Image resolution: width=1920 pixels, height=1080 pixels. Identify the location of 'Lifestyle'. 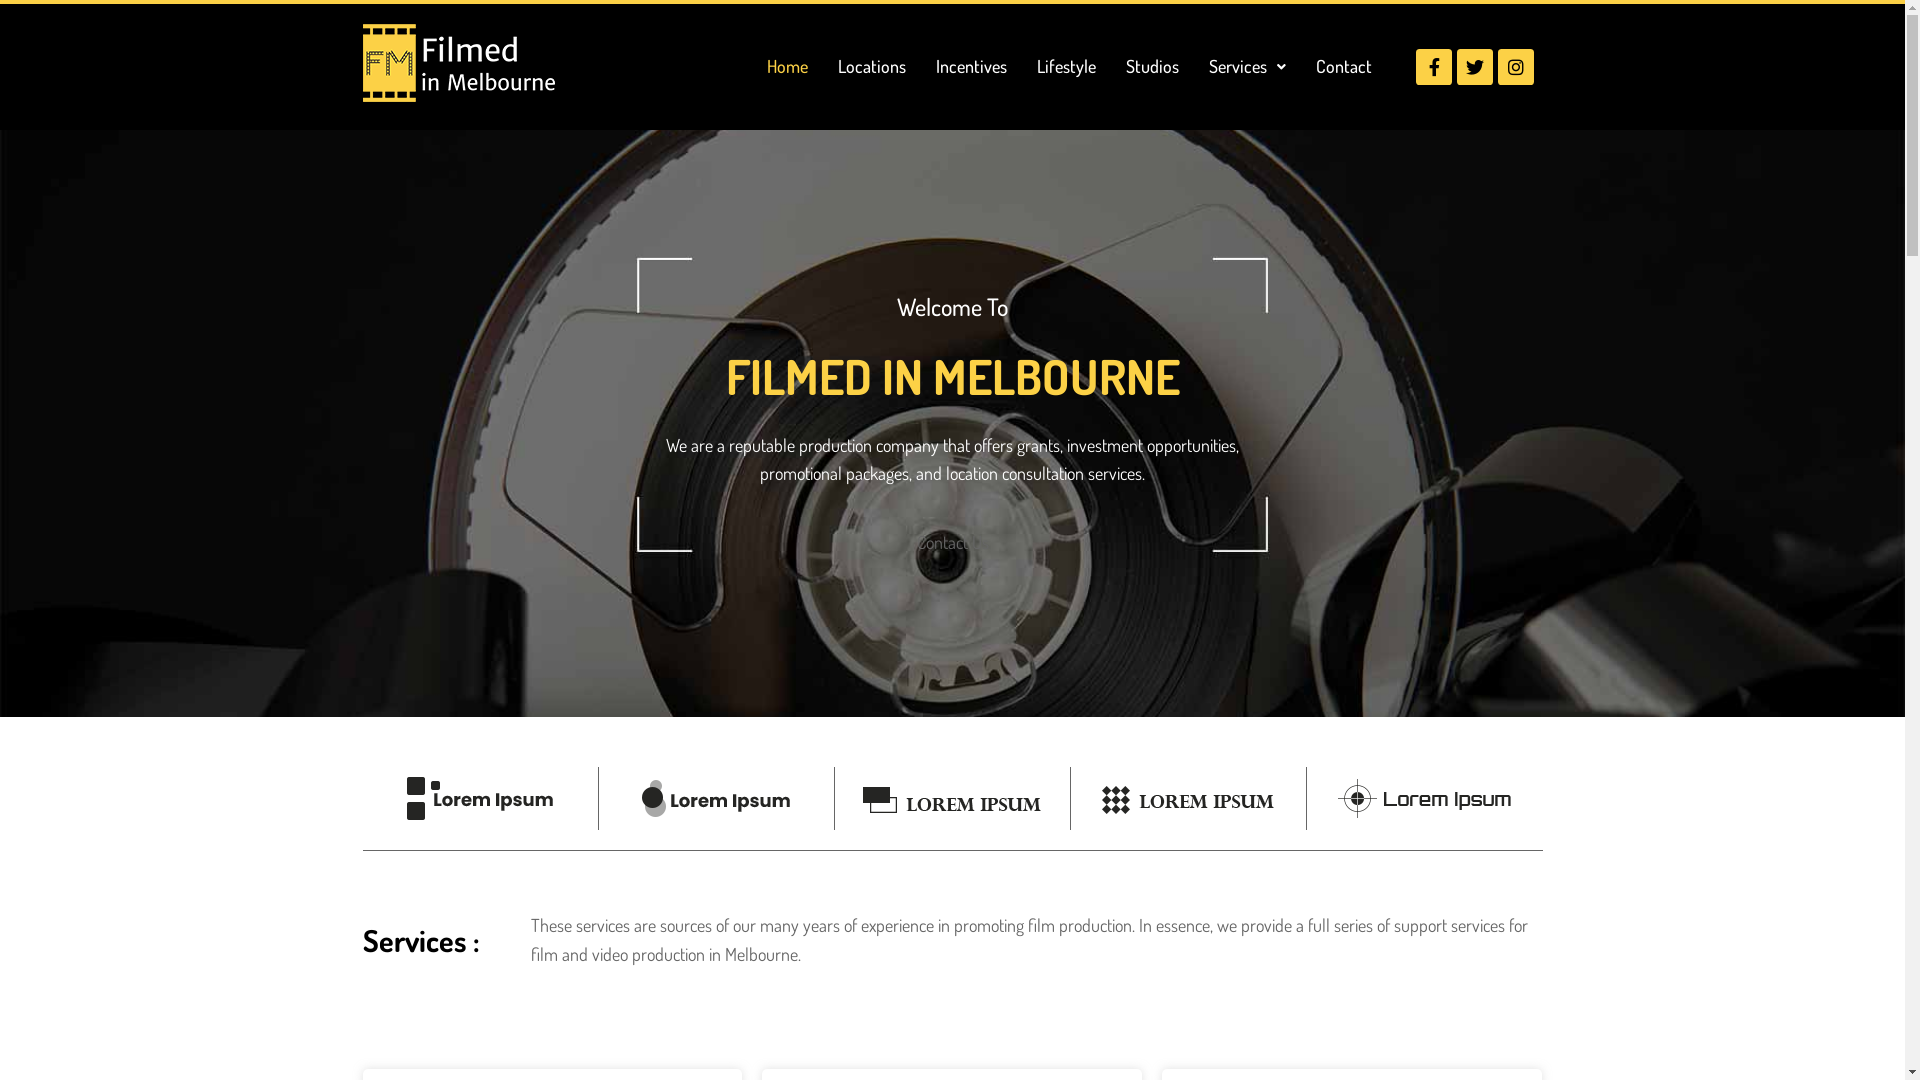
(1022, 65).